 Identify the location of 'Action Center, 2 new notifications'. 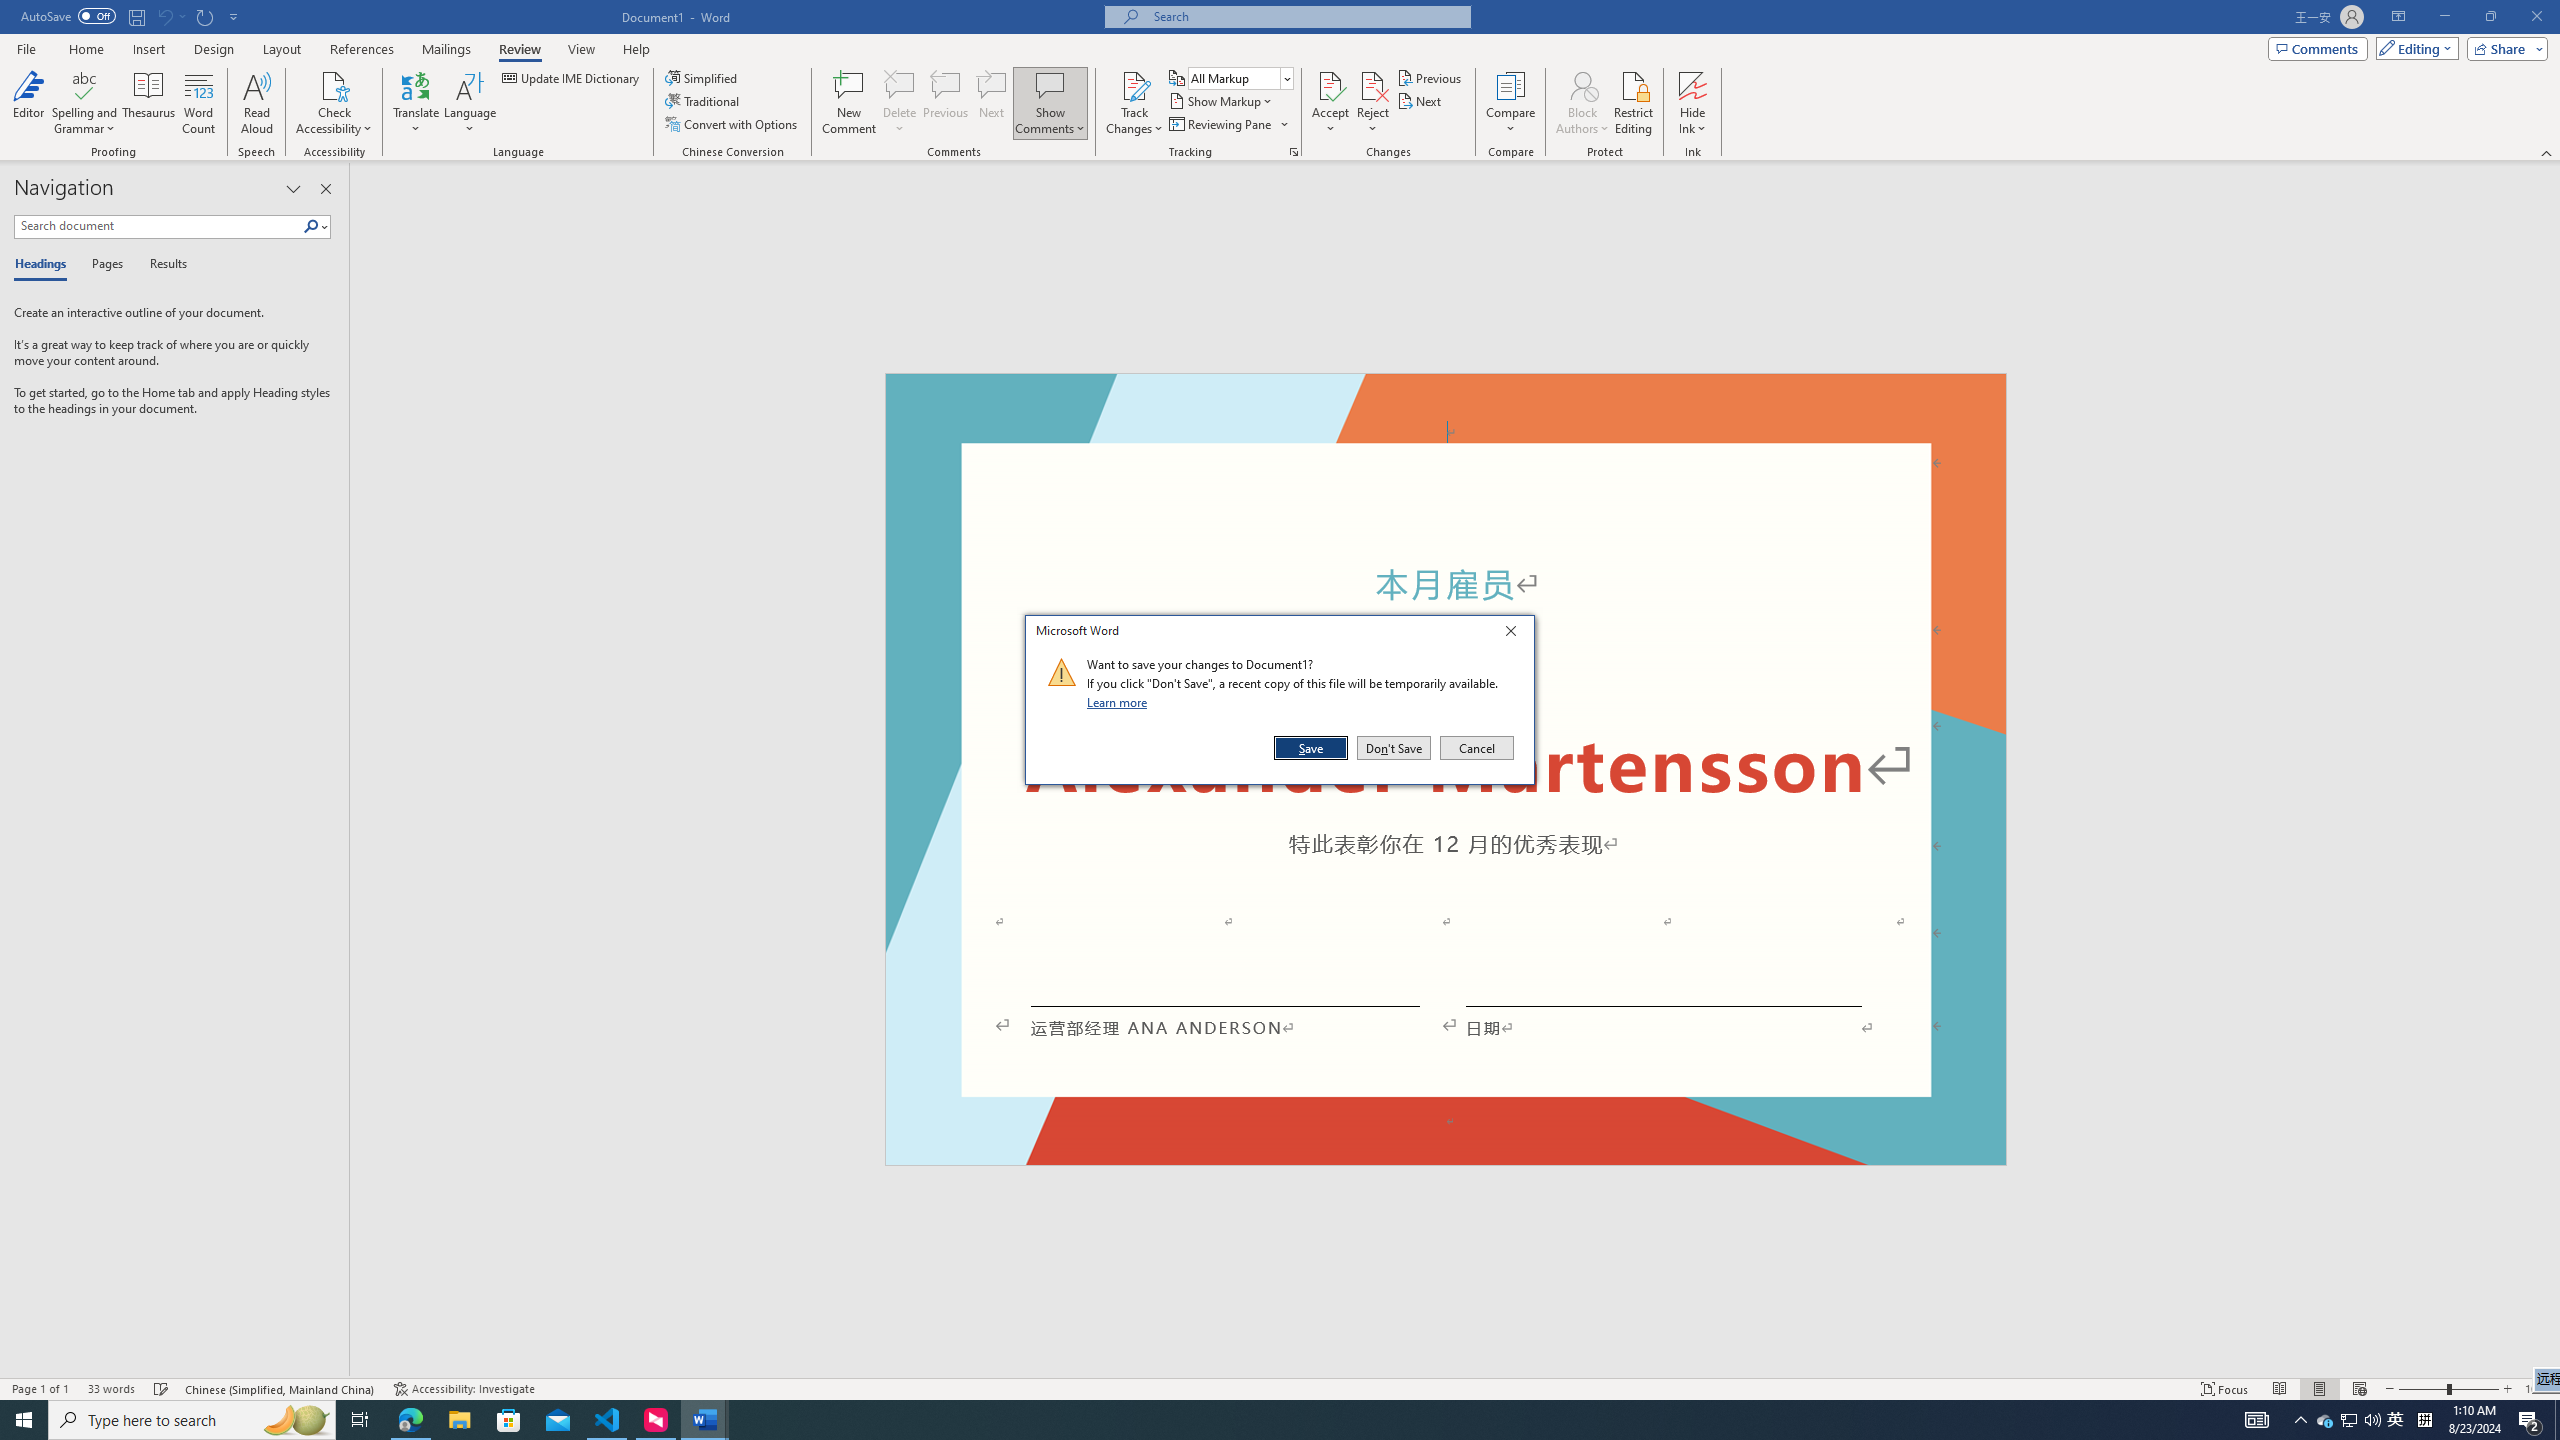
(2530, 1418).